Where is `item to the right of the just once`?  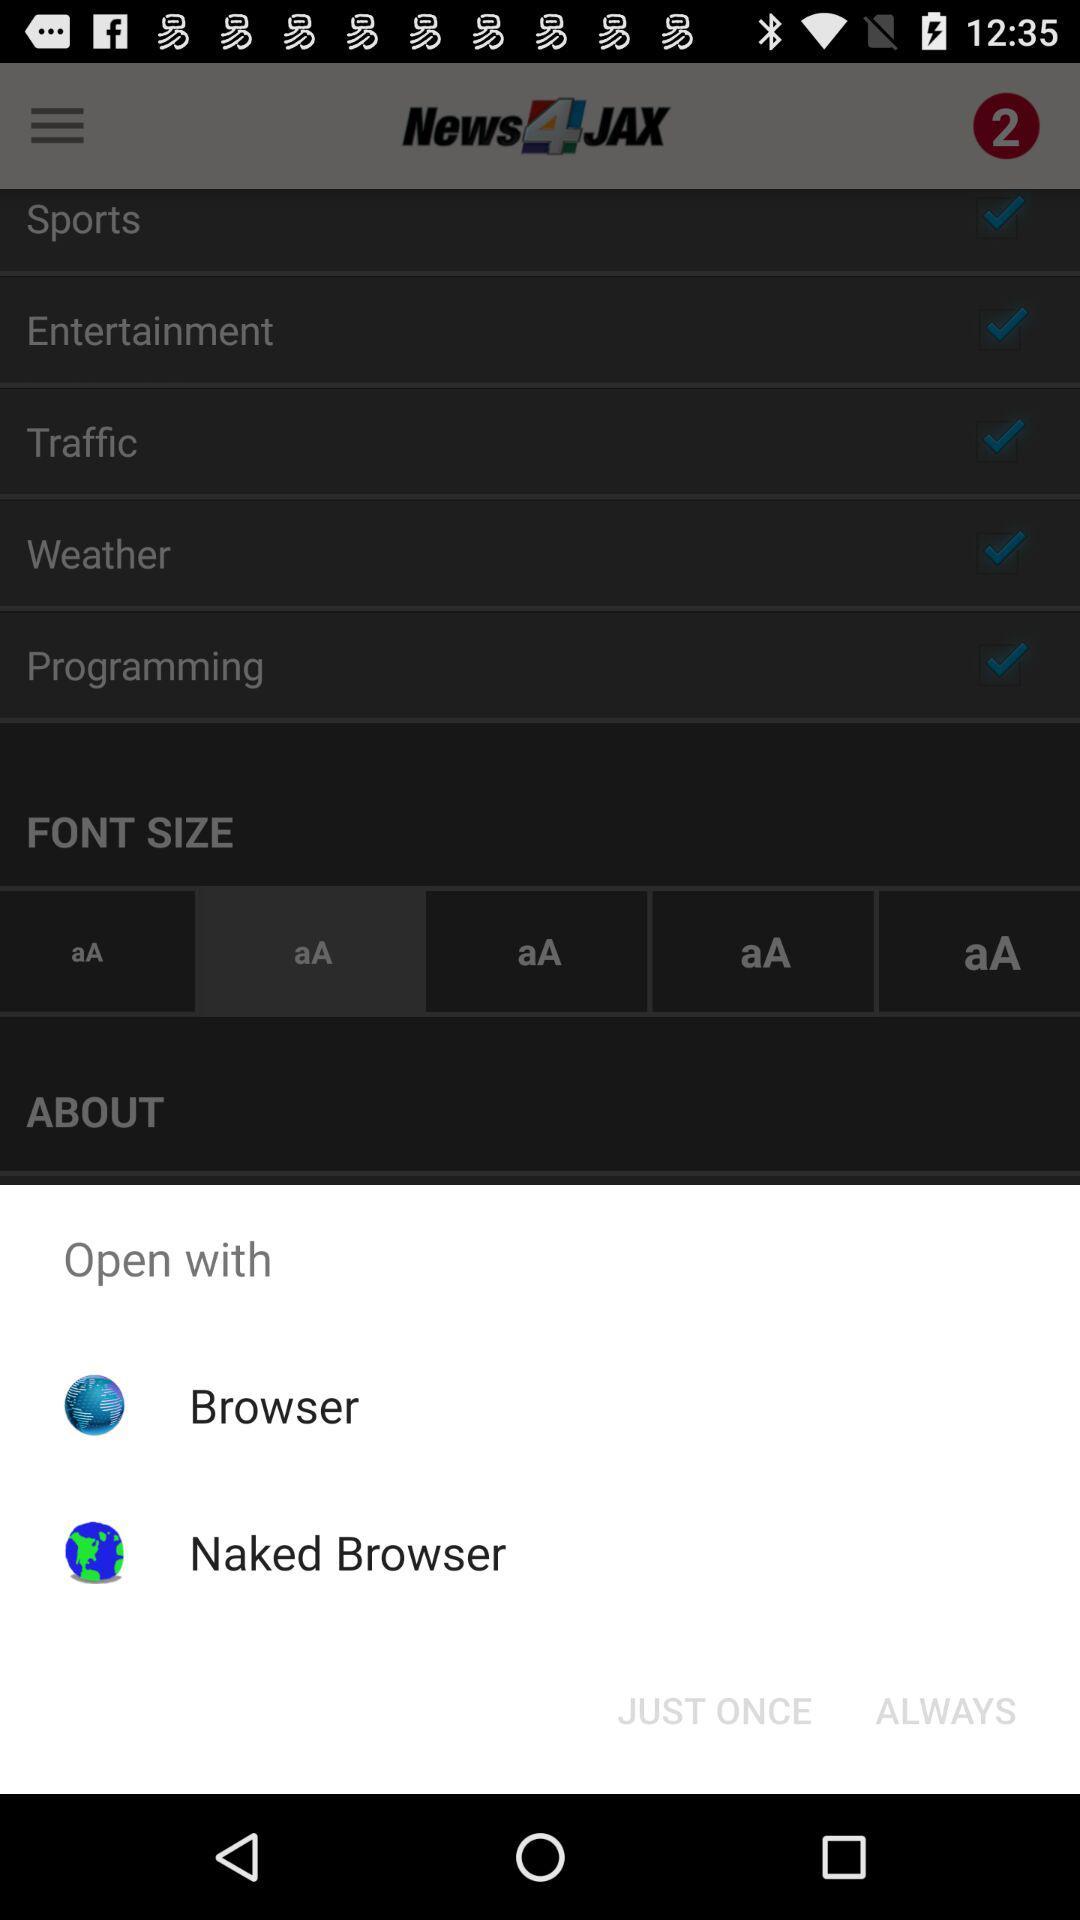
item to the right of the just once is located at coordinates (945, 1708).